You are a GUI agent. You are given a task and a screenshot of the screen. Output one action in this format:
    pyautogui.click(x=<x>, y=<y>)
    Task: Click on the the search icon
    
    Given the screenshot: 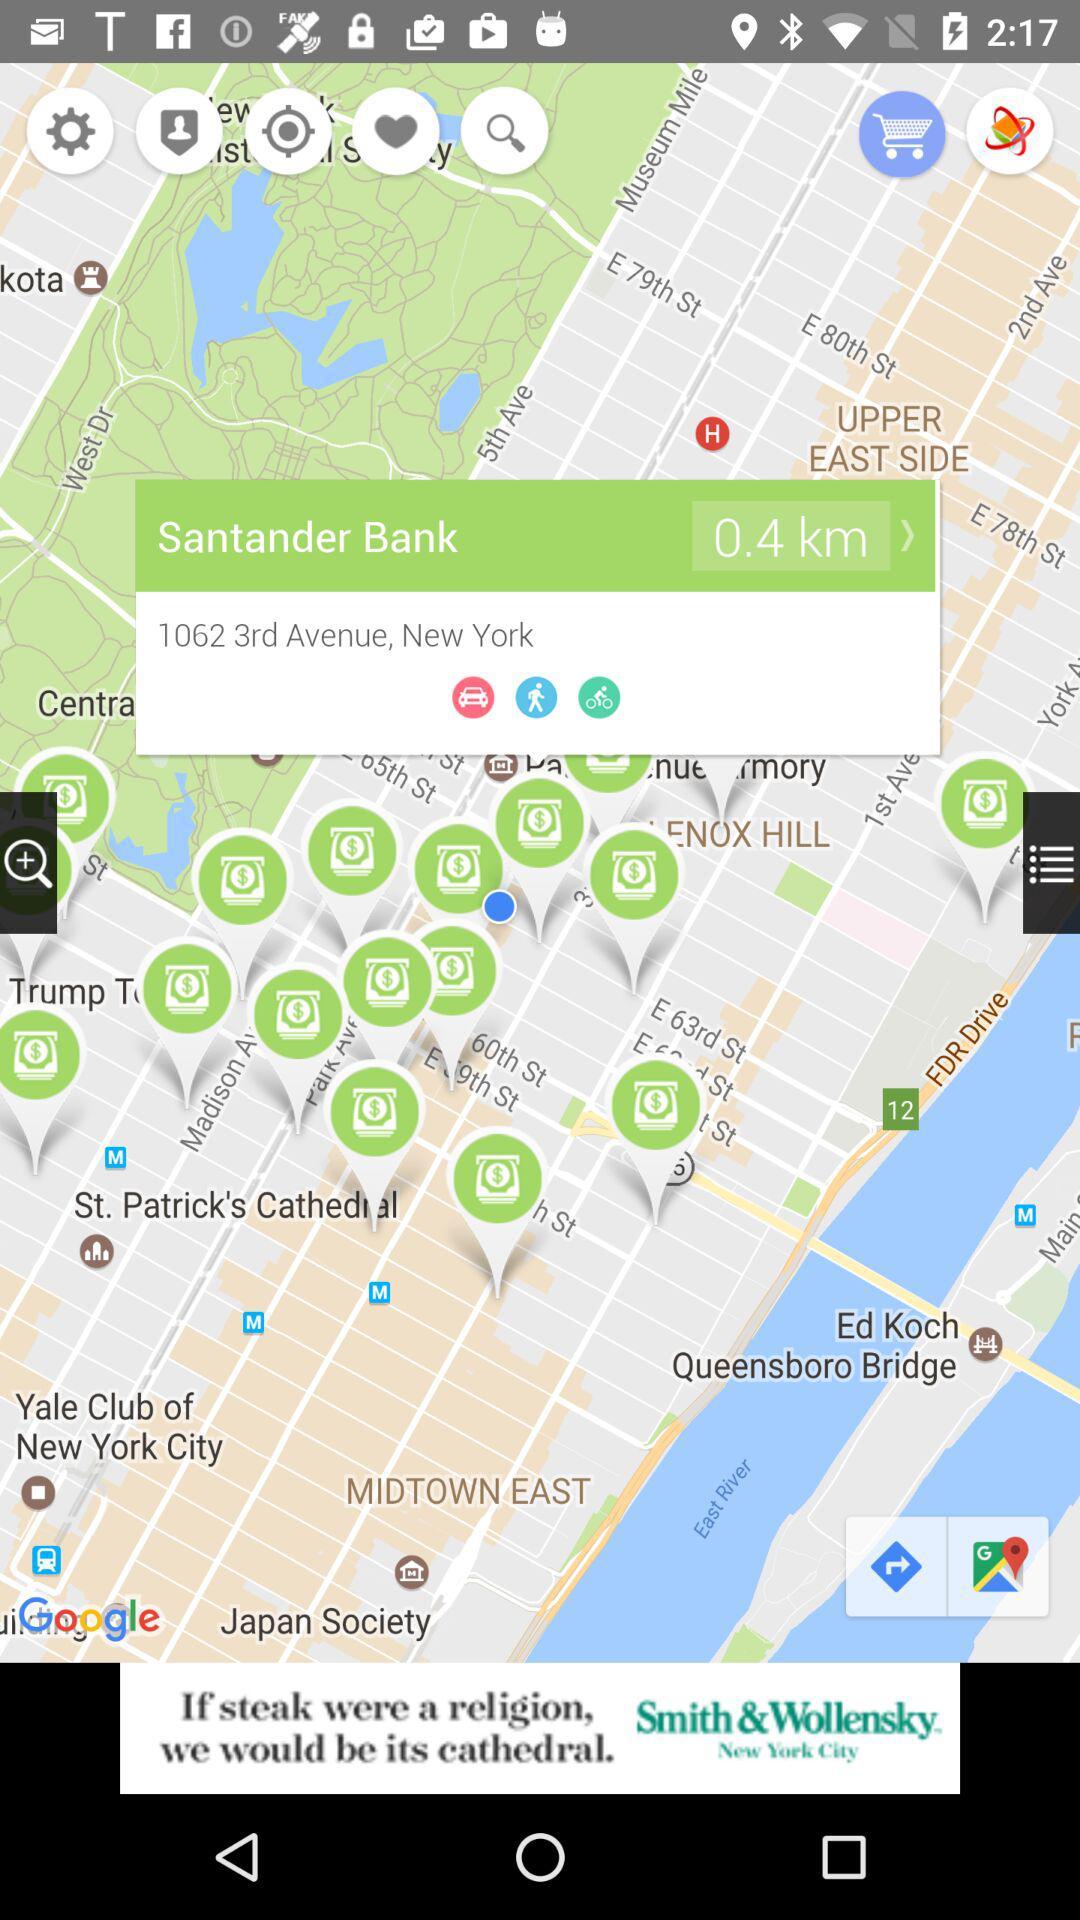 What is the action you would take?
    pyautogui.click(x=499, y=132)
    